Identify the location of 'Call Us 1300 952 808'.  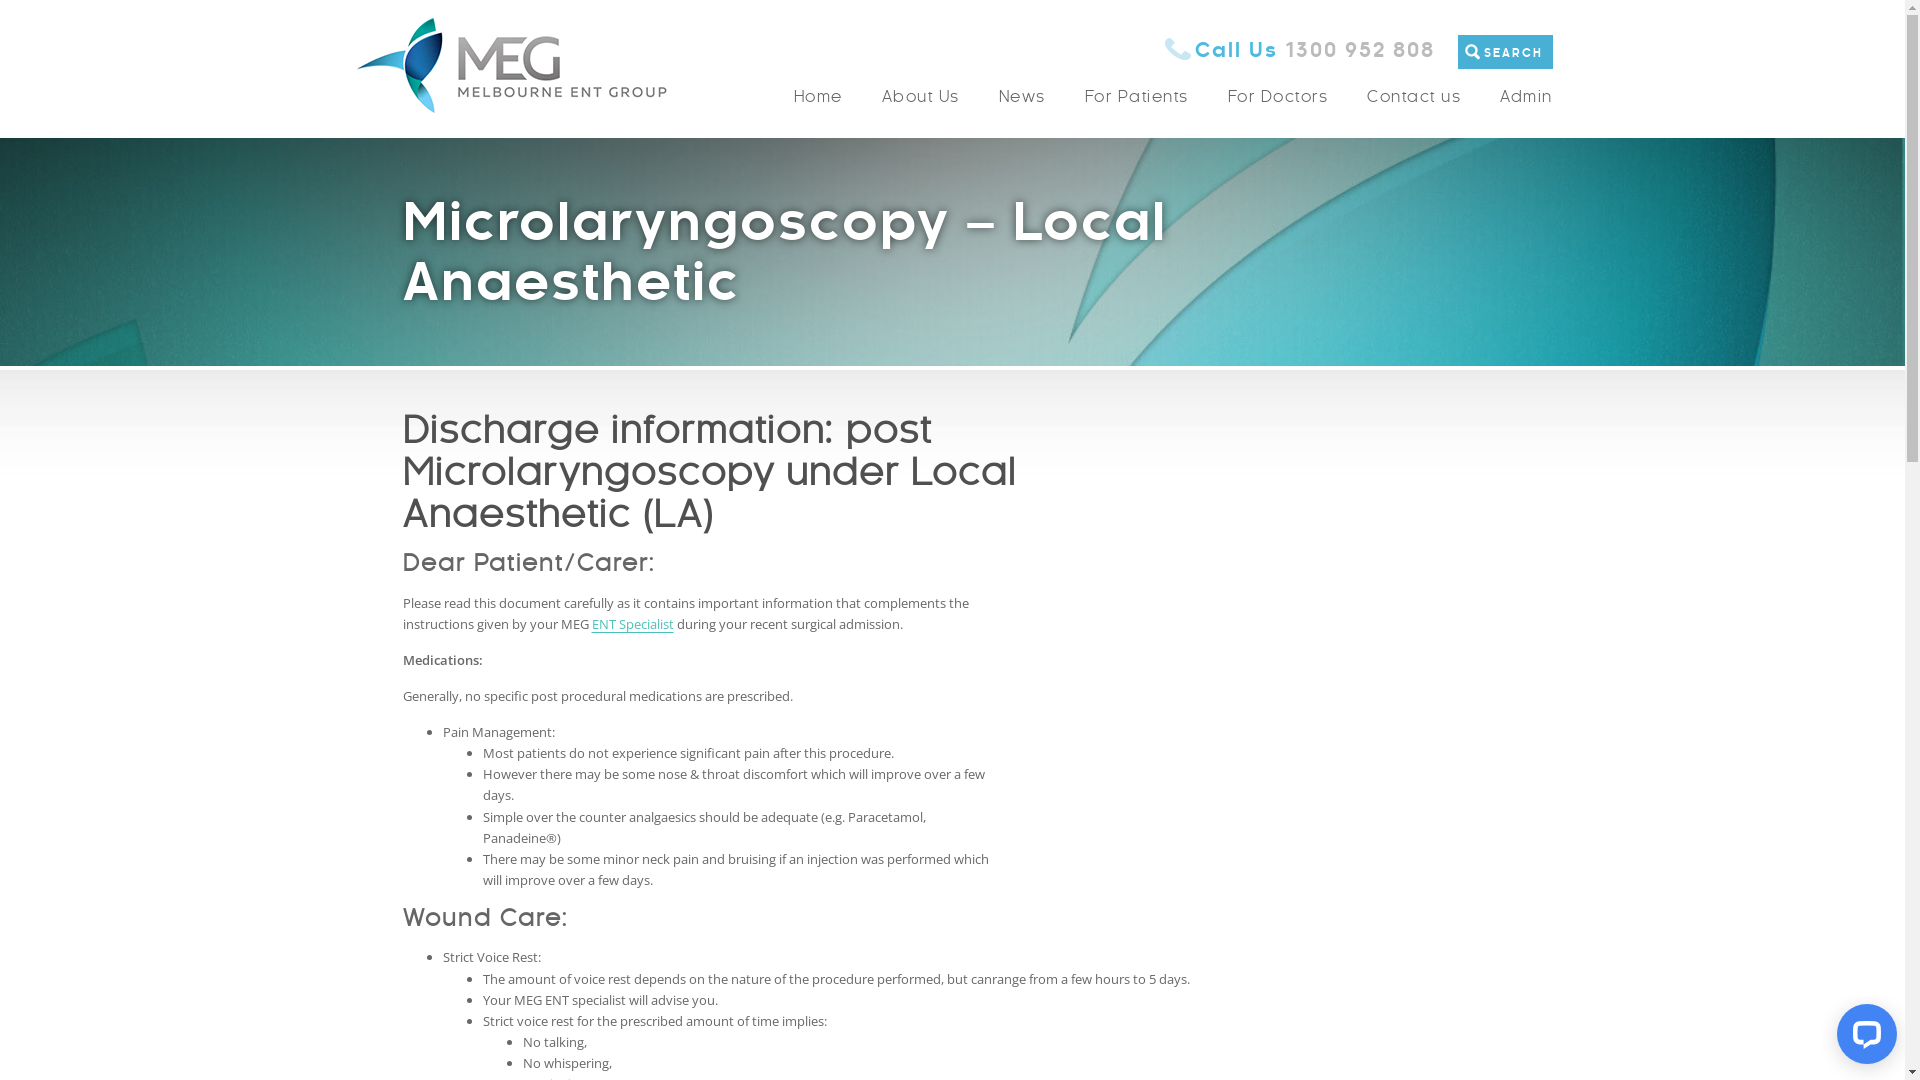
(1299, 49).